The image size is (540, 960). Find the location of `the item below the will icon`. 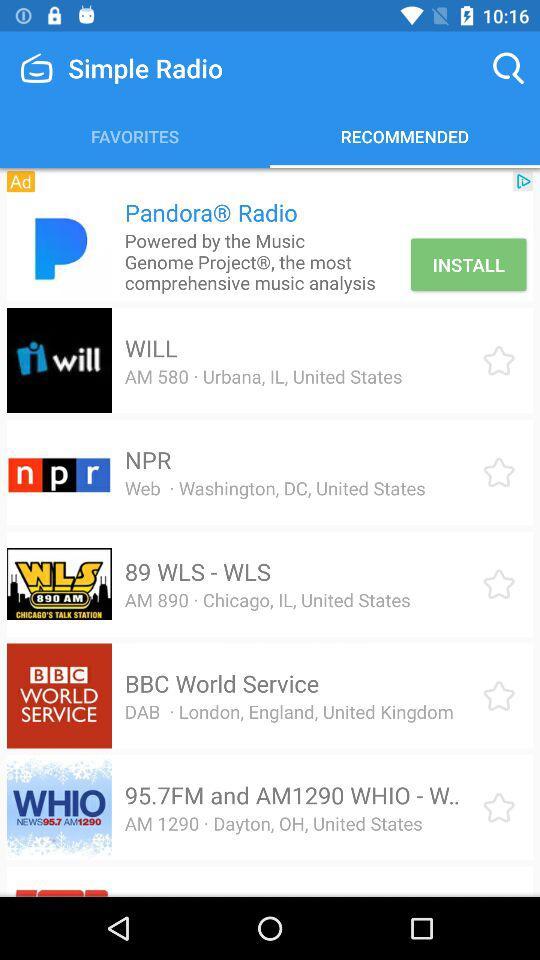

the item below the will icon is located at coordinates (263, 375).